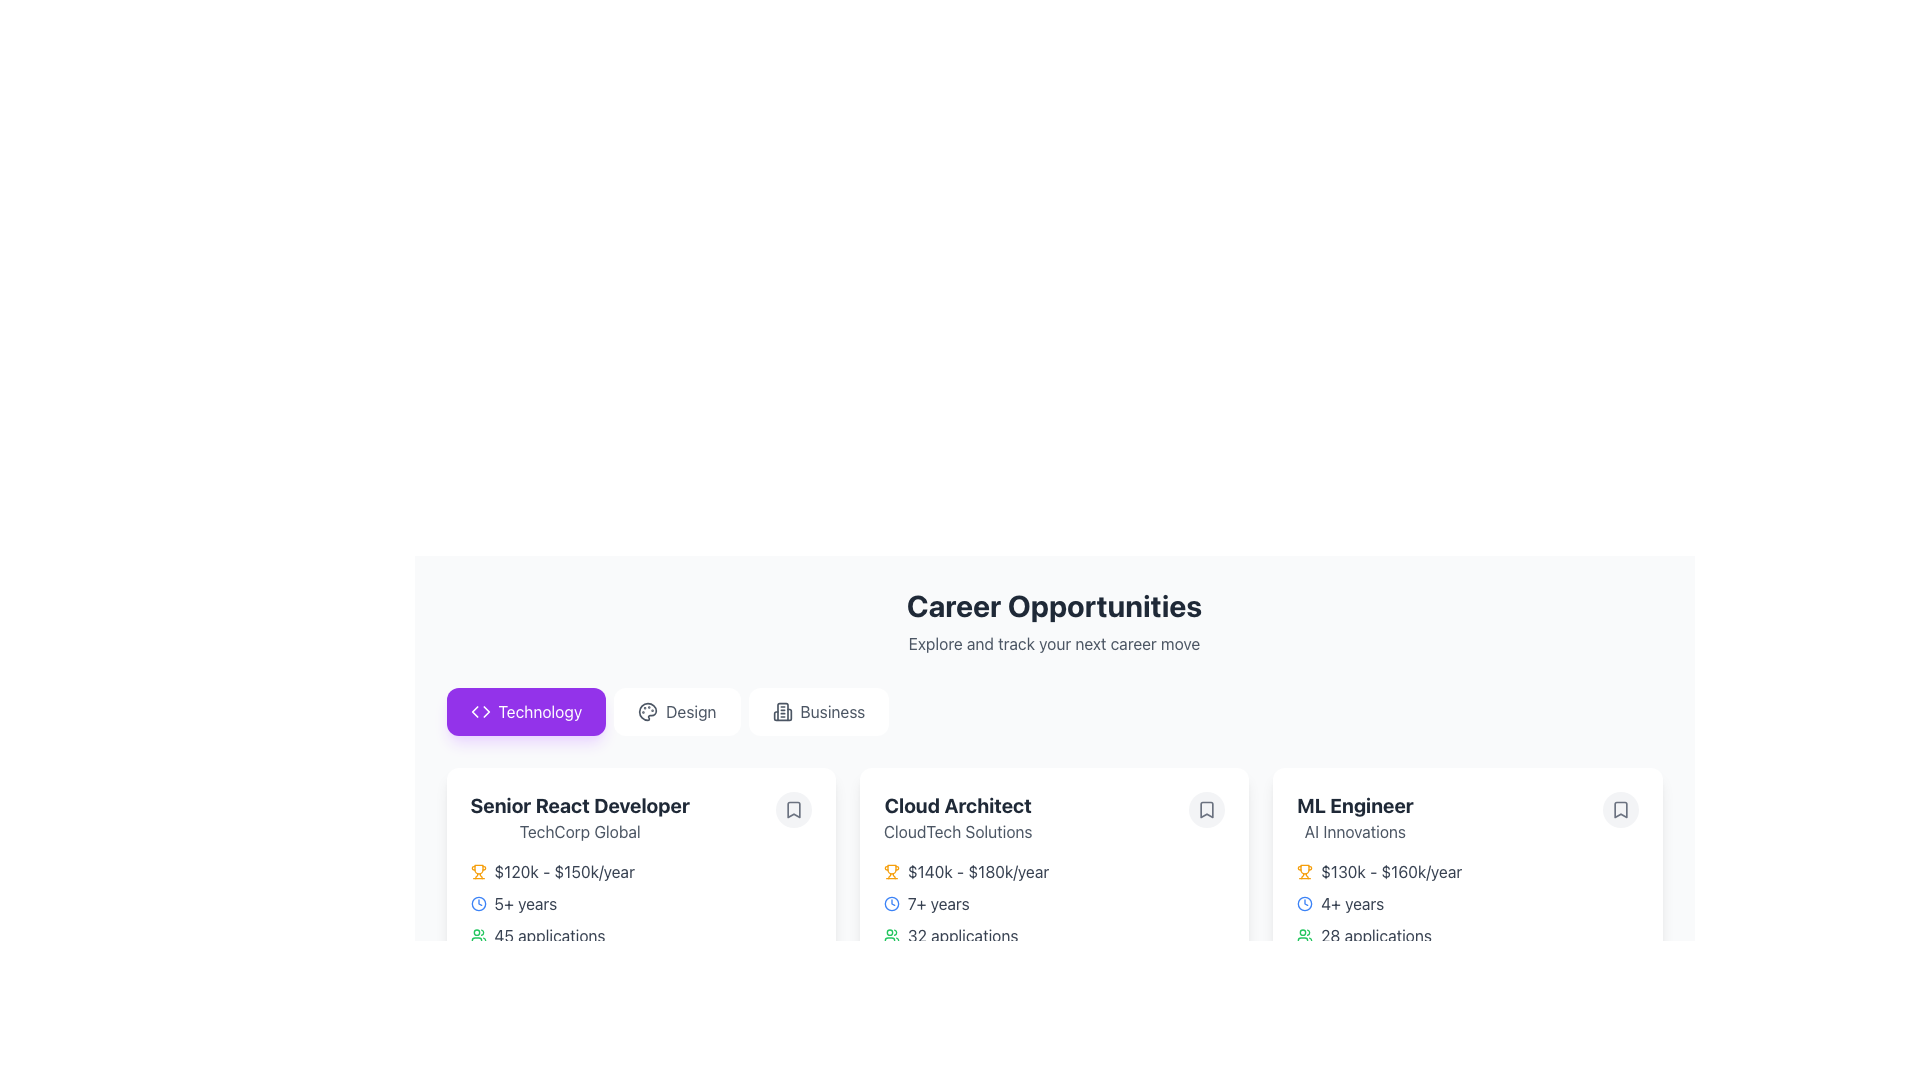 The height and width of the screenshot is (1080, 1920). What do you see at coordinates (1355, 832) in the screenshot?
I see `the informational text label related to the career opportunity for the 'ML Engineer' position, which is the second text component in the third card under the 'Career Opportunities' section` at bounding box center [1355, 832].